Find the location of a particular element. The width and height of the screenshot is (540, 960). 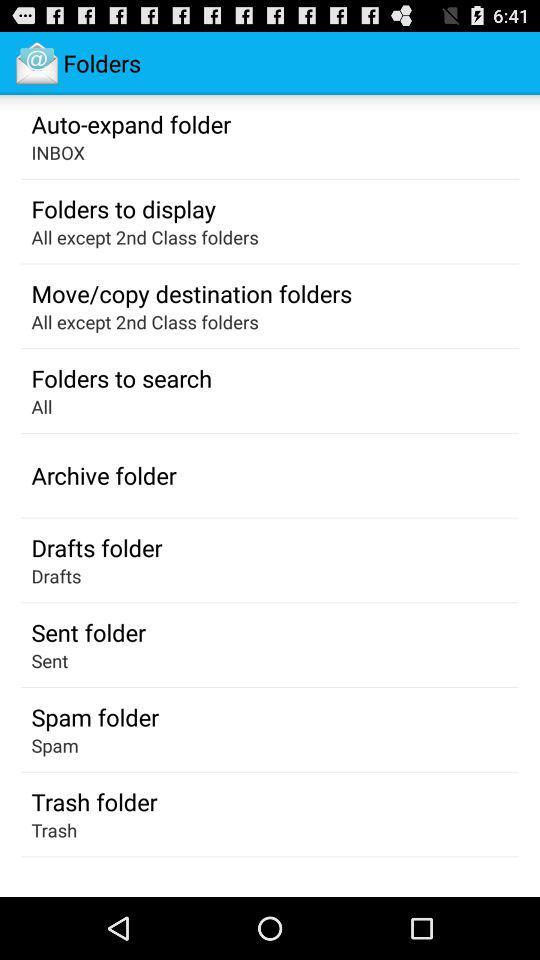

the icon above the all except 2nd icon is located at coordinates (191, 292).